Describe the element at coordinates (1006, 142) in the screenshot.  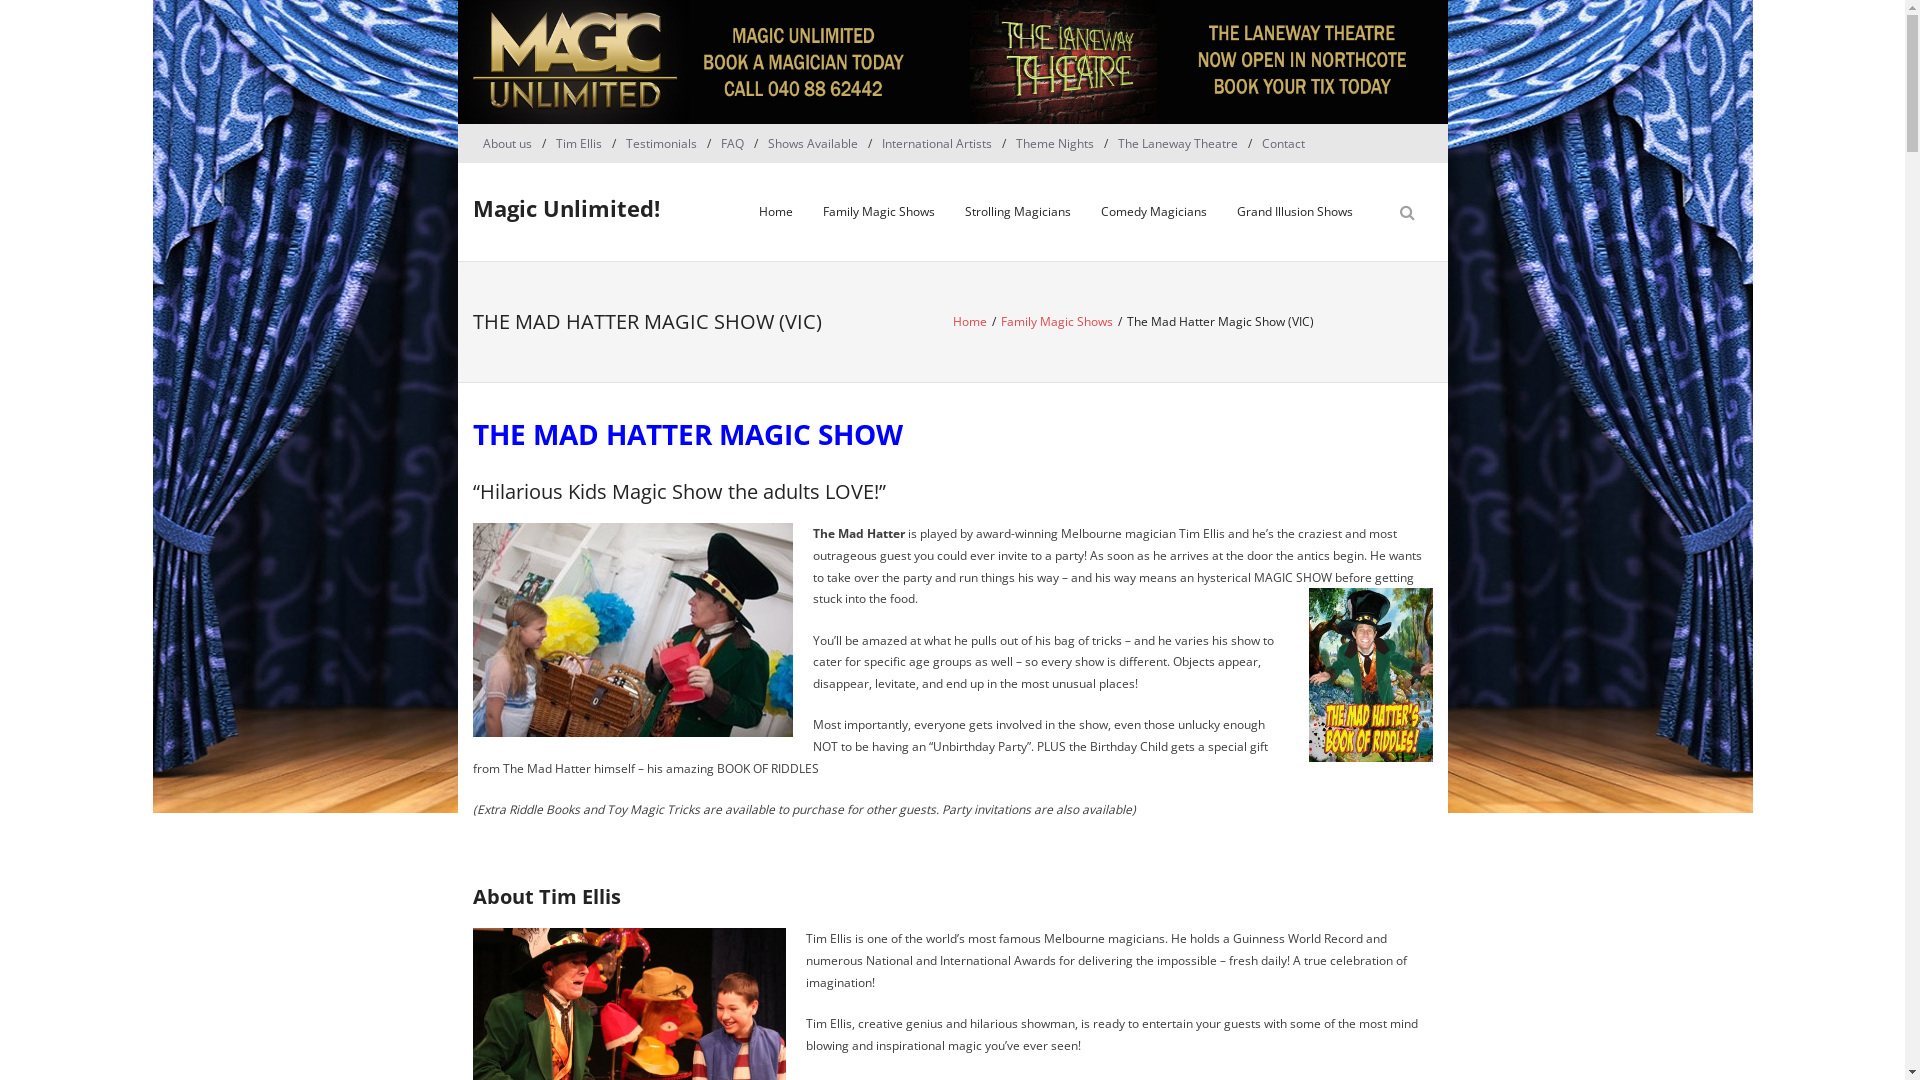
I see `'Theme Nights'` at that location.